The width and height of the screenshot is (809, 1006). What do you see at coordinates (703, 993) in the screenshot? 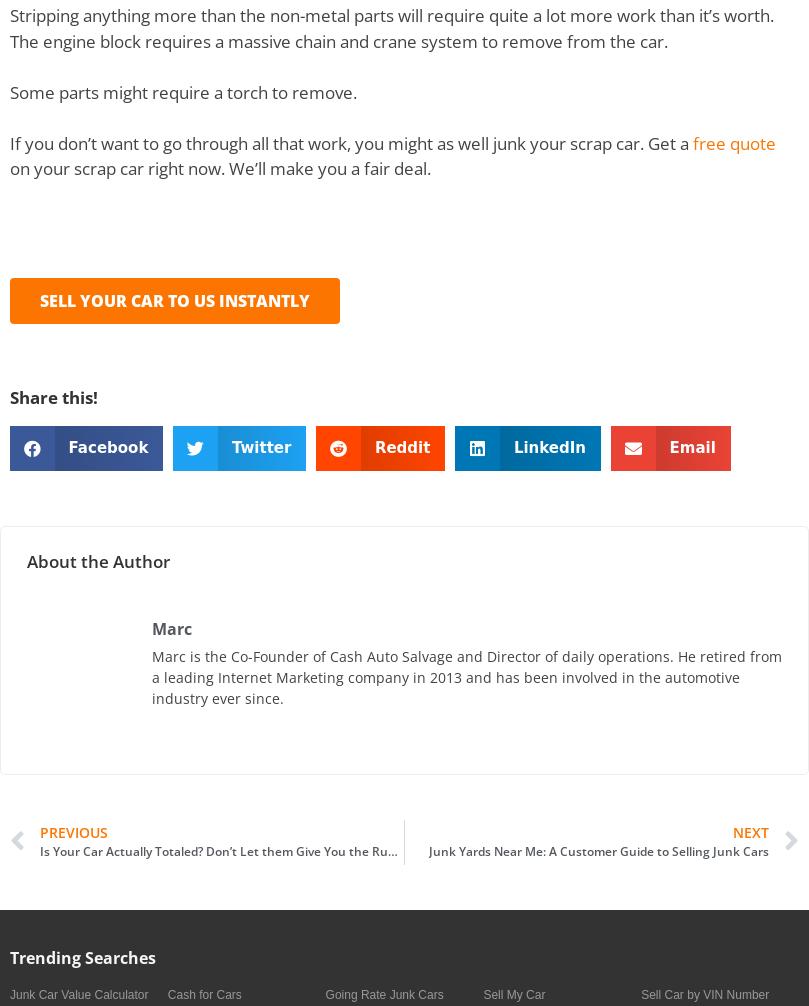
I see `'Sell Car by VIN Number'` at bounding box center [703, 993].